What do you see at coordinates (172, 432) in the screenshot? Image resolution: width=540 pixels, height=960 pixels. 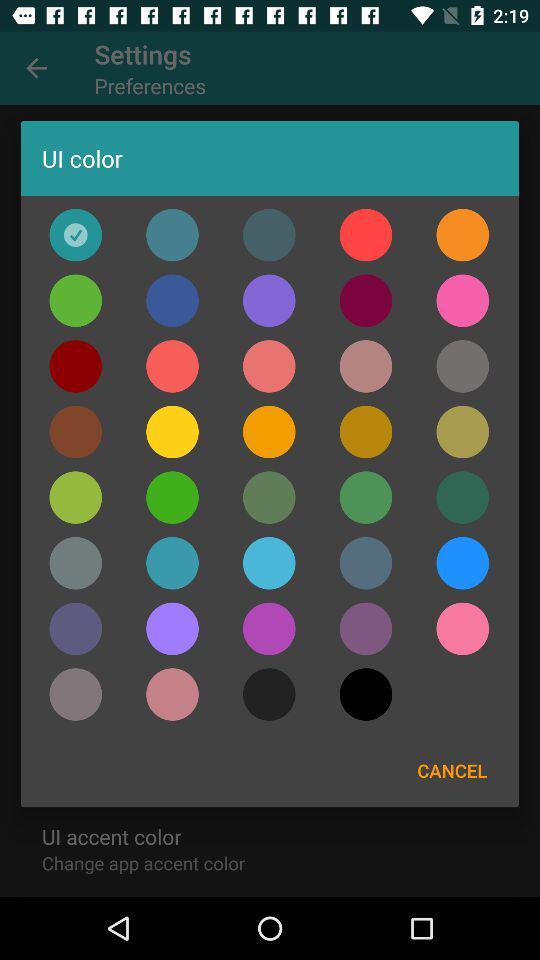 I see `yellow color` at bounding box center [172, 432].